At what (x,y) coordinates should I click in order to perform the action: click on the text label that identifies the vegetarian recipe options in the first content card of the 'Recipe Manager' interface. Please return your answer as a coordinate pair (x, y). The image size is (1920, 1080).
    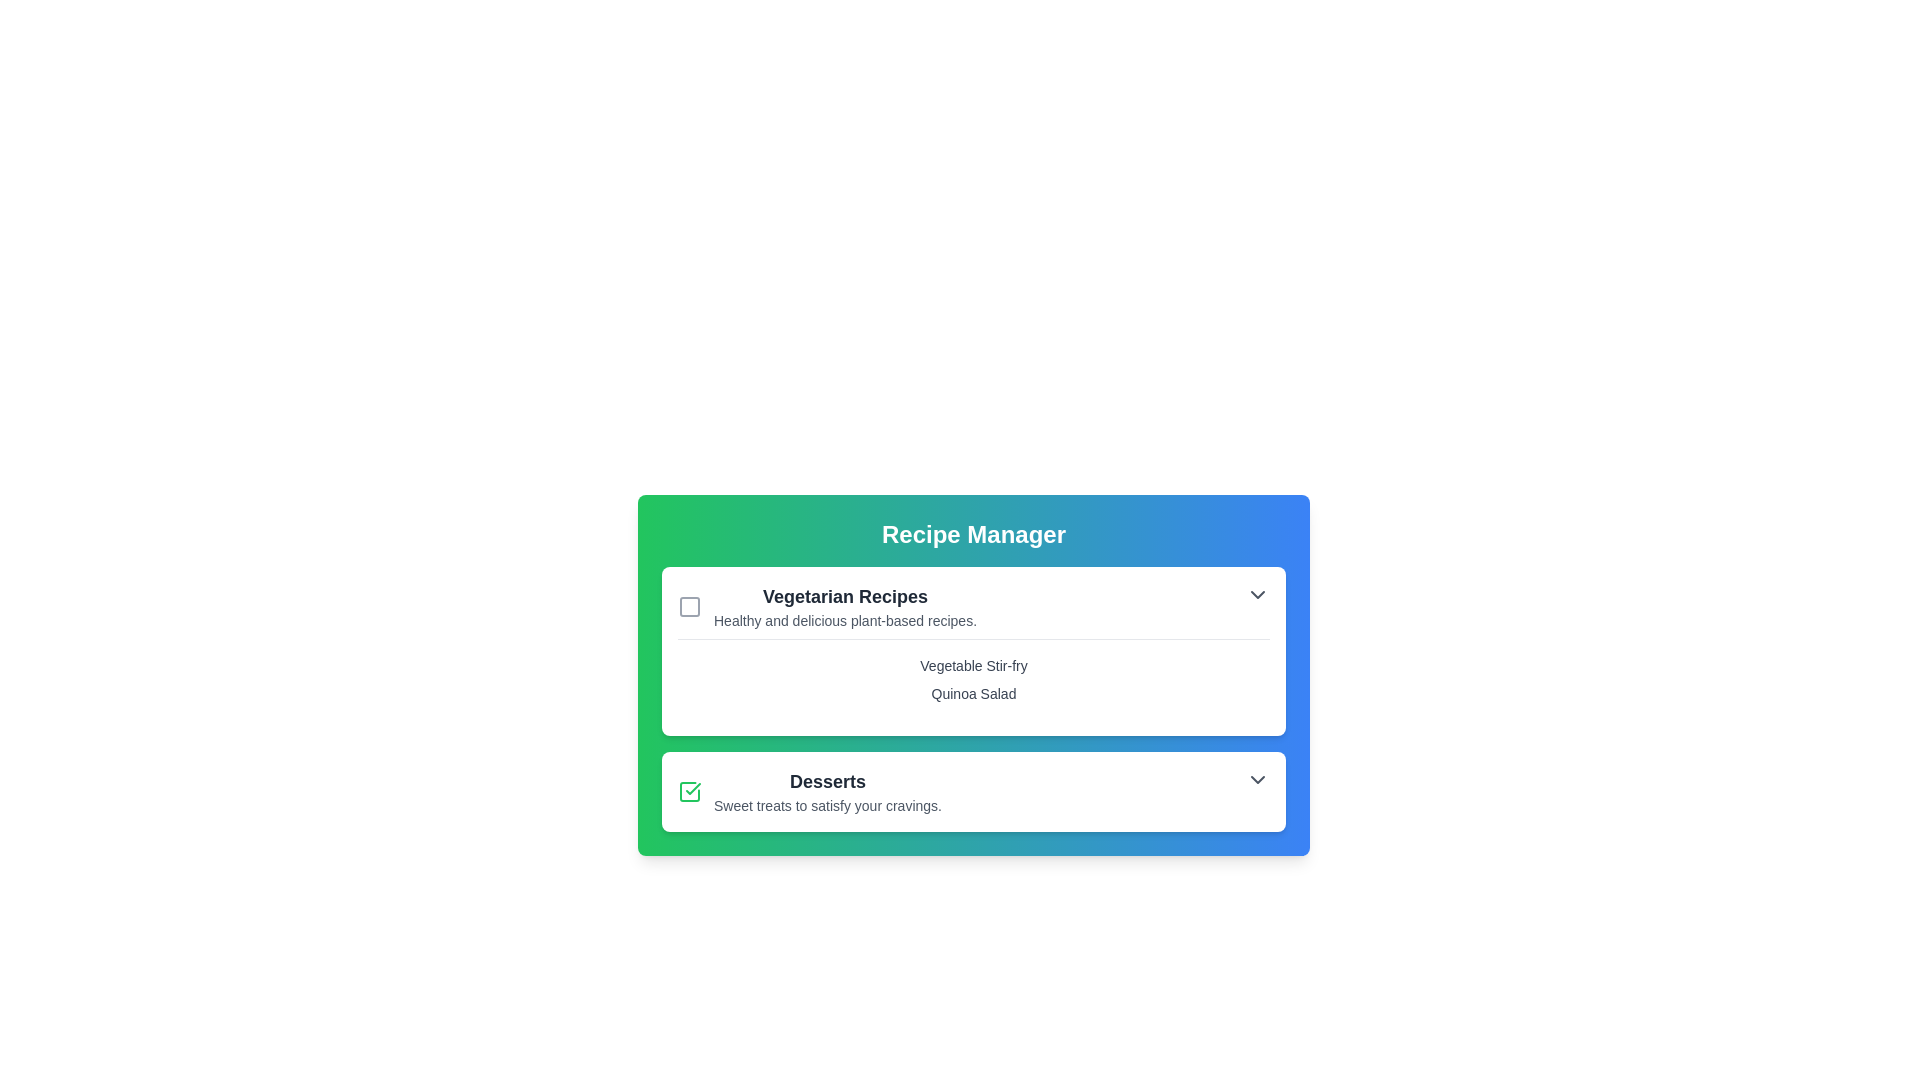
    Looking at the image, I should click on (845, 596).